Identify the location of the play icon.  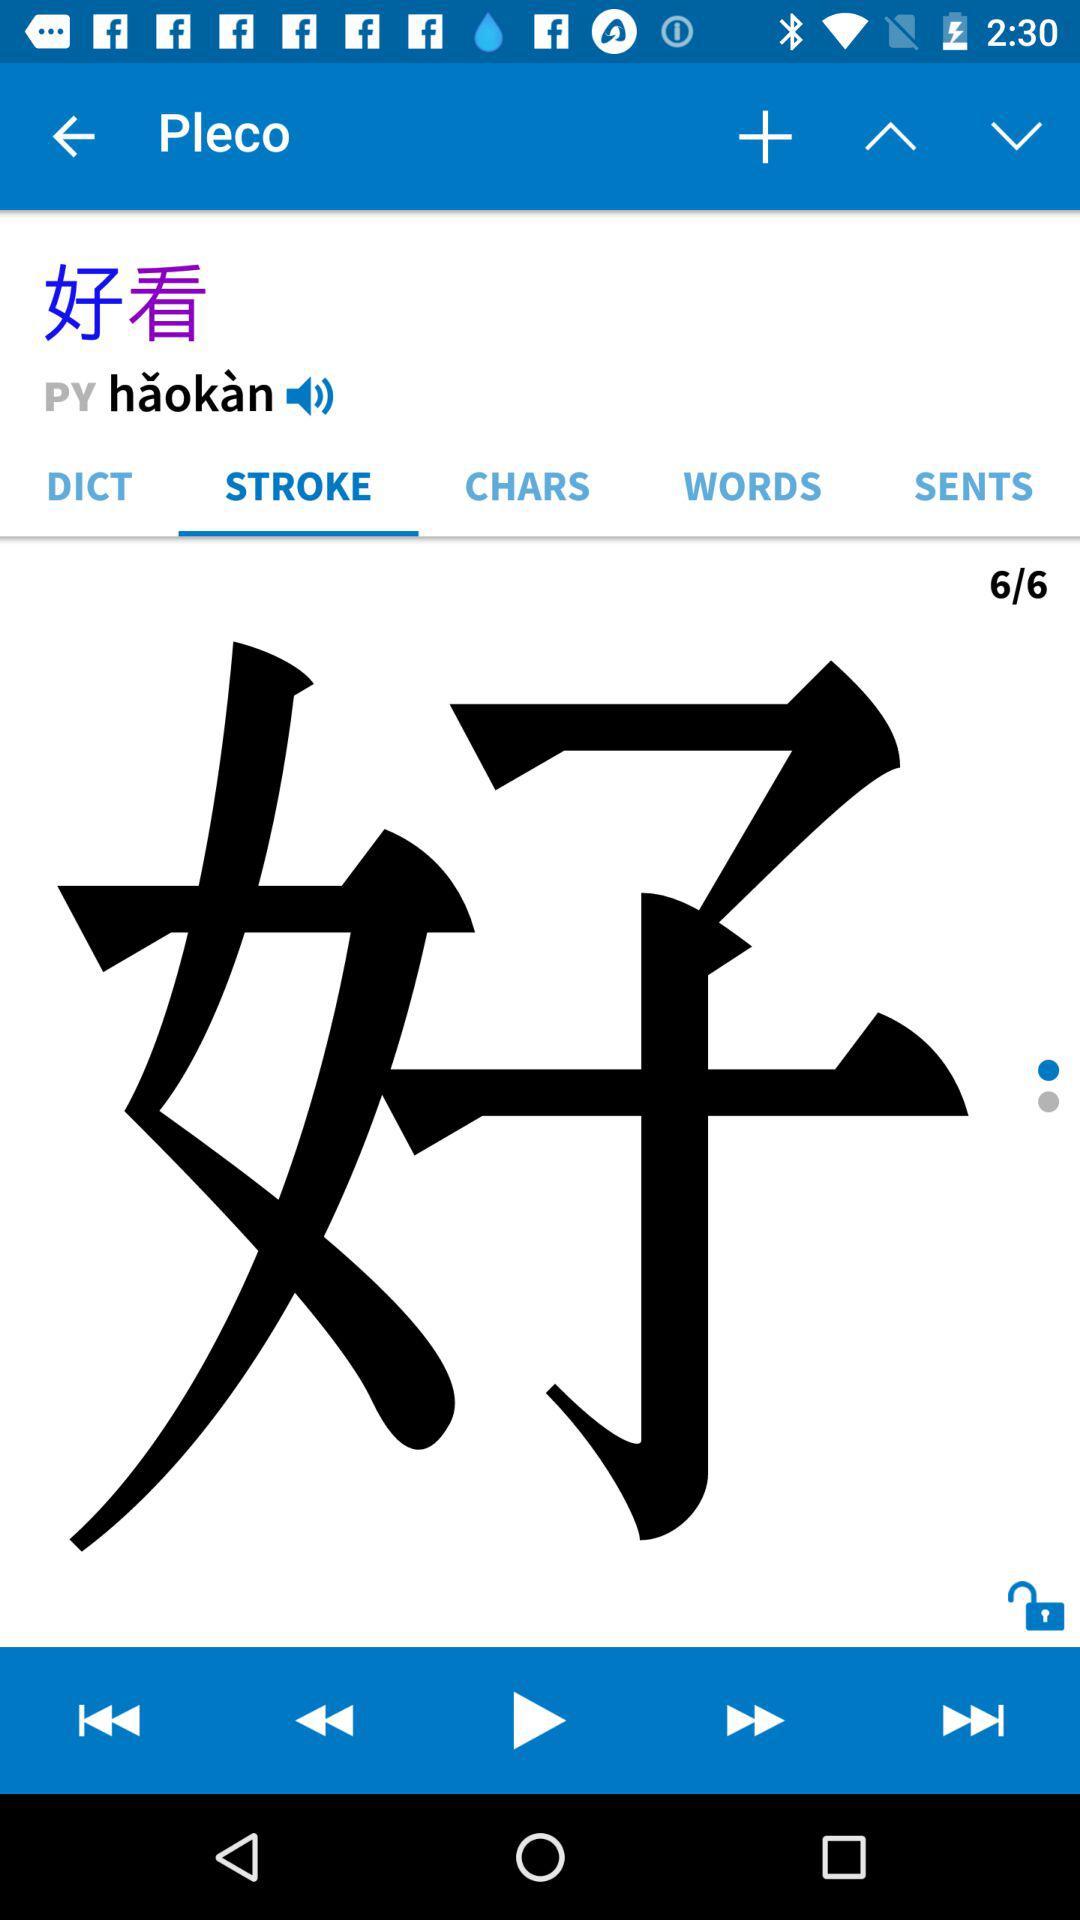
(540, 1719).